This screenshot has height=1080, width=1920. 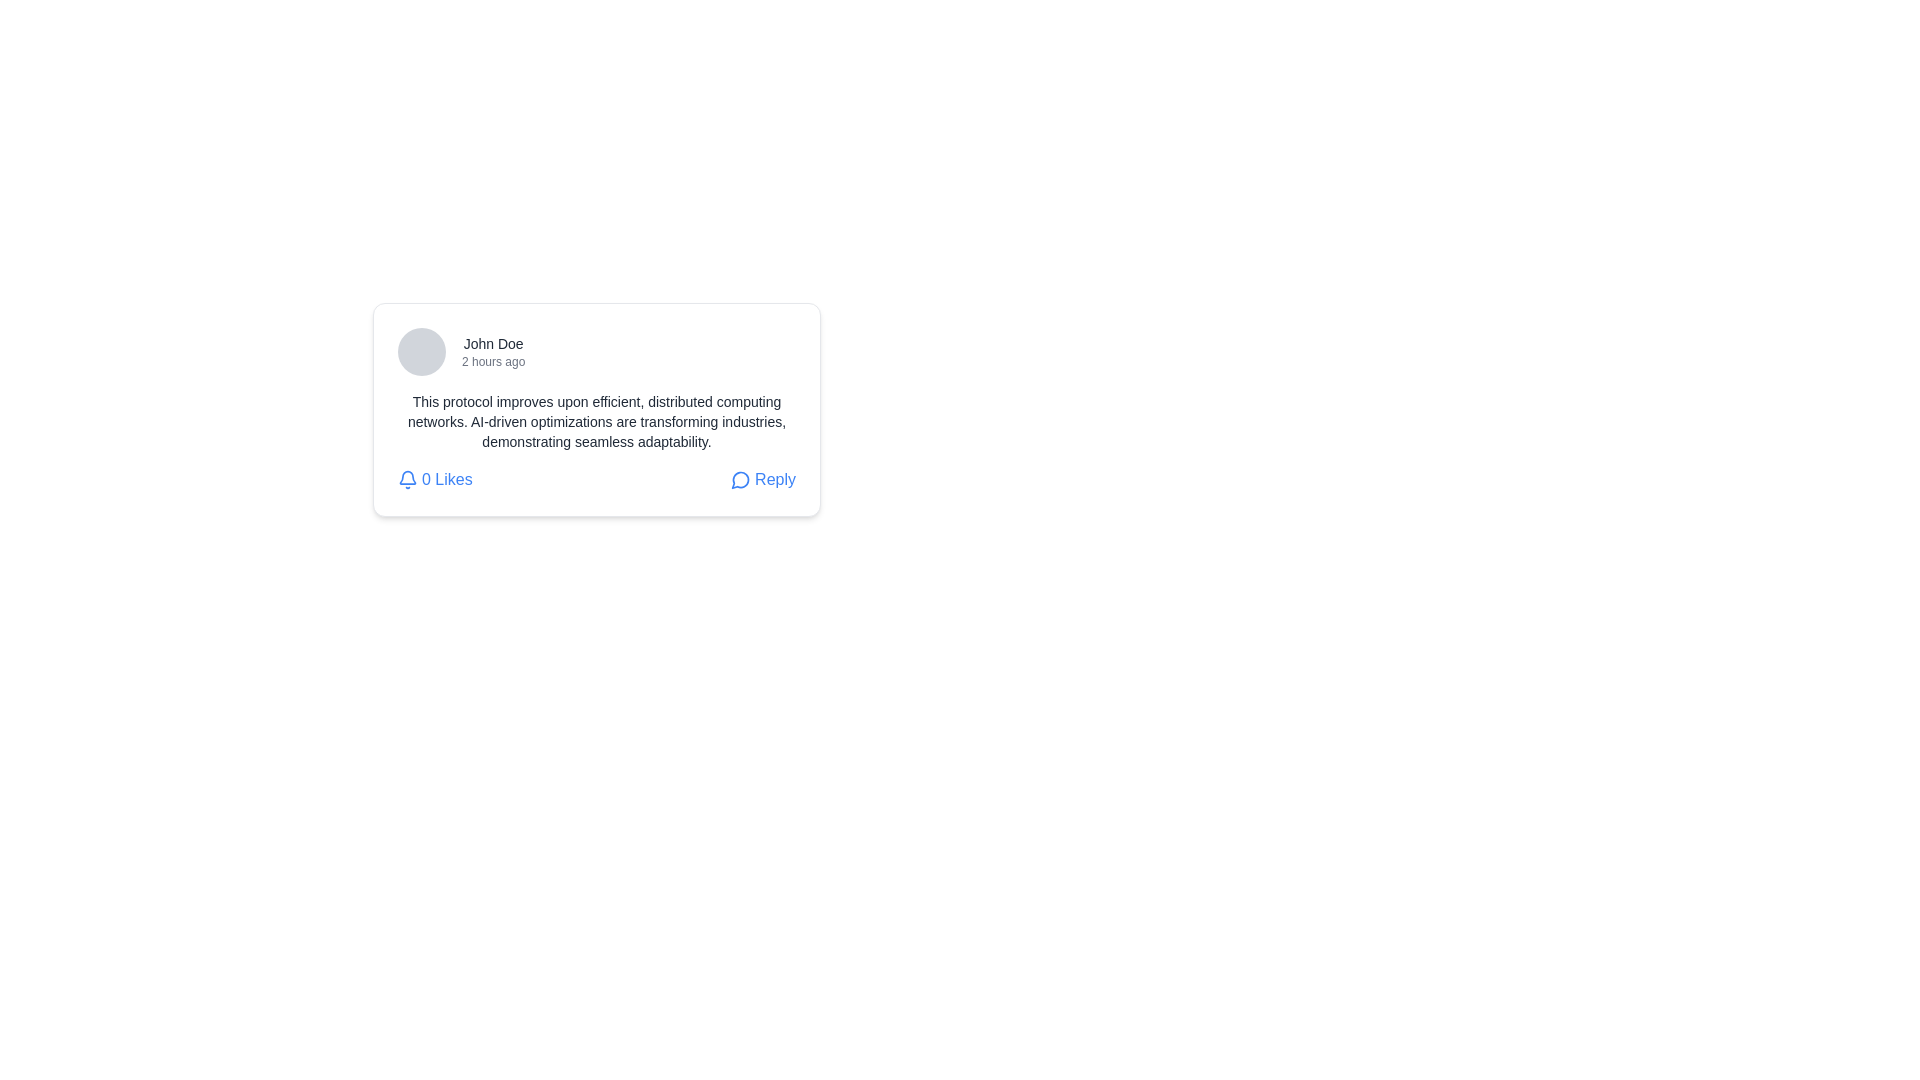 I want to click on the static text label that displays 'John Doe', which serves as an identifier for a user or participant in a discussion, so click(x=493, y=342).